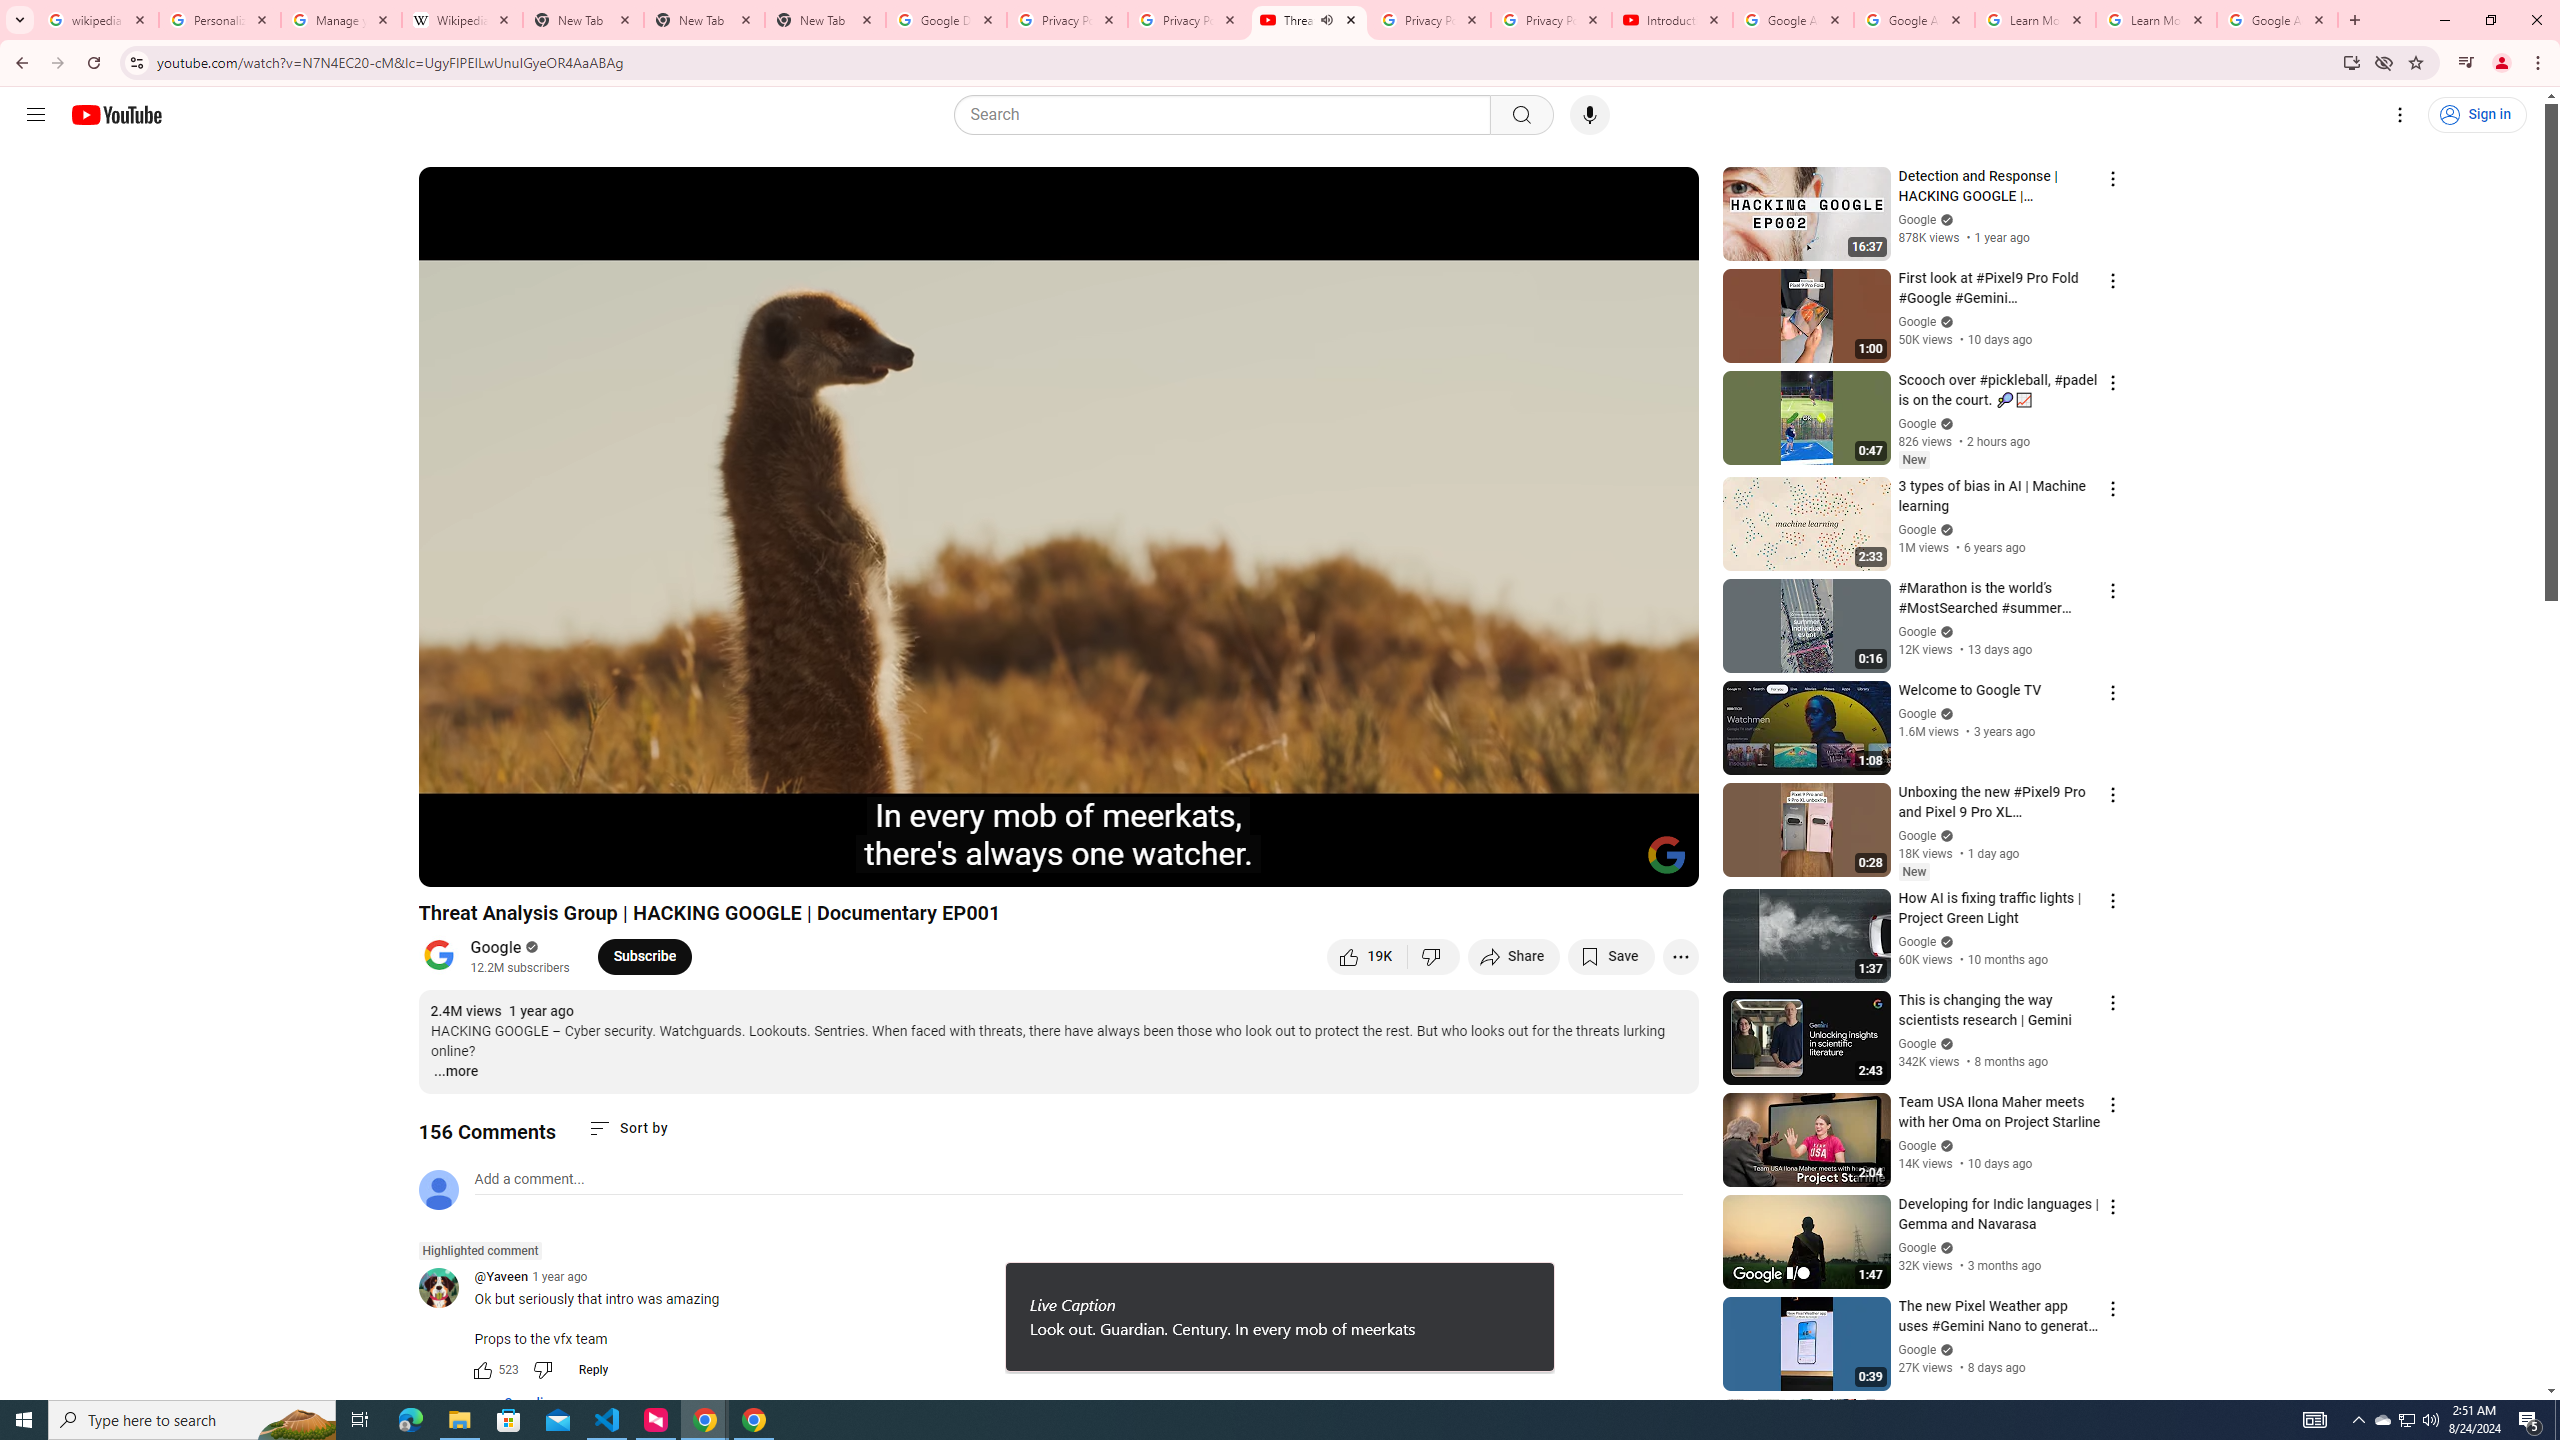 The image size is (2560, 1440). What do you see at coordinates (559, 1276) in the screenshot?
I see `'1 year ago'` at bounding box center [559, 1276].